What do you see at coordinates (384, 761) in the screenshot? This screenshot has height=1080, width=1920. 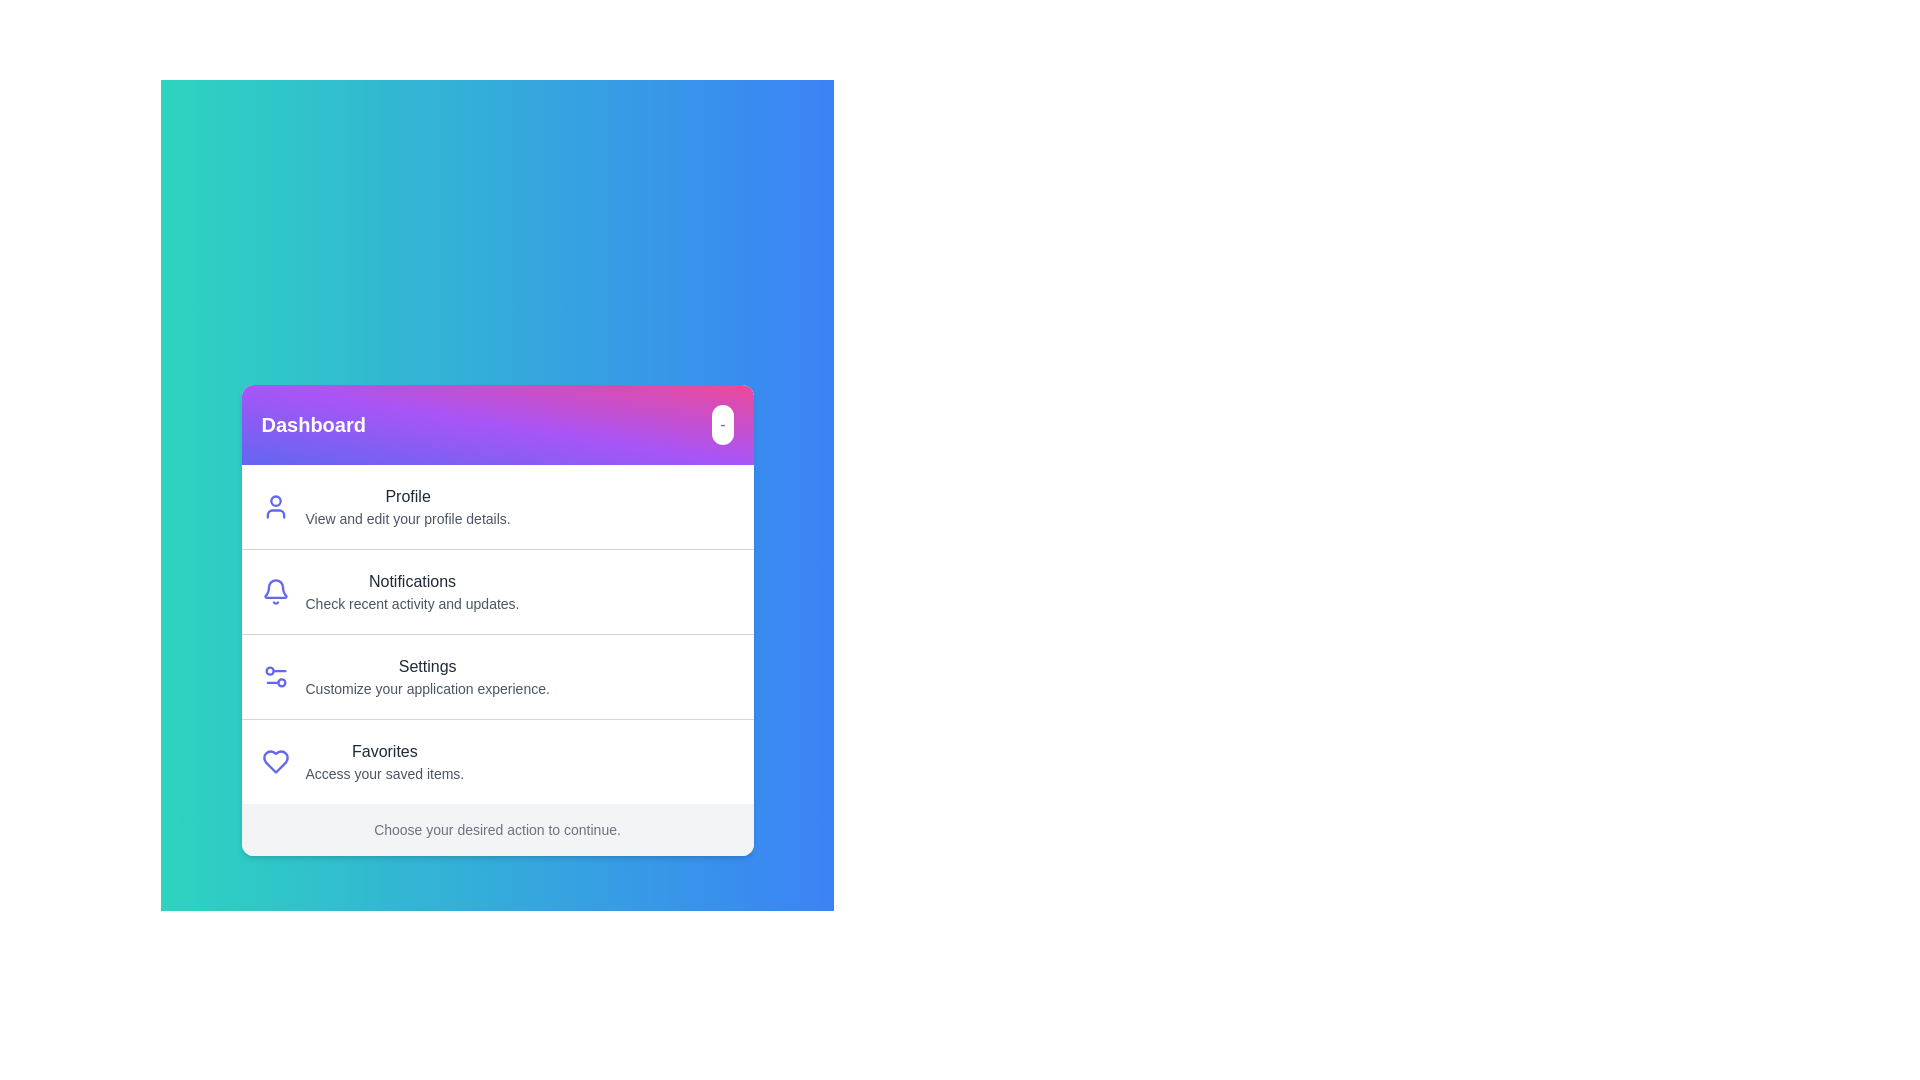 I see `the menu option corresponding to Favorites` at bounding box center [384, 761].